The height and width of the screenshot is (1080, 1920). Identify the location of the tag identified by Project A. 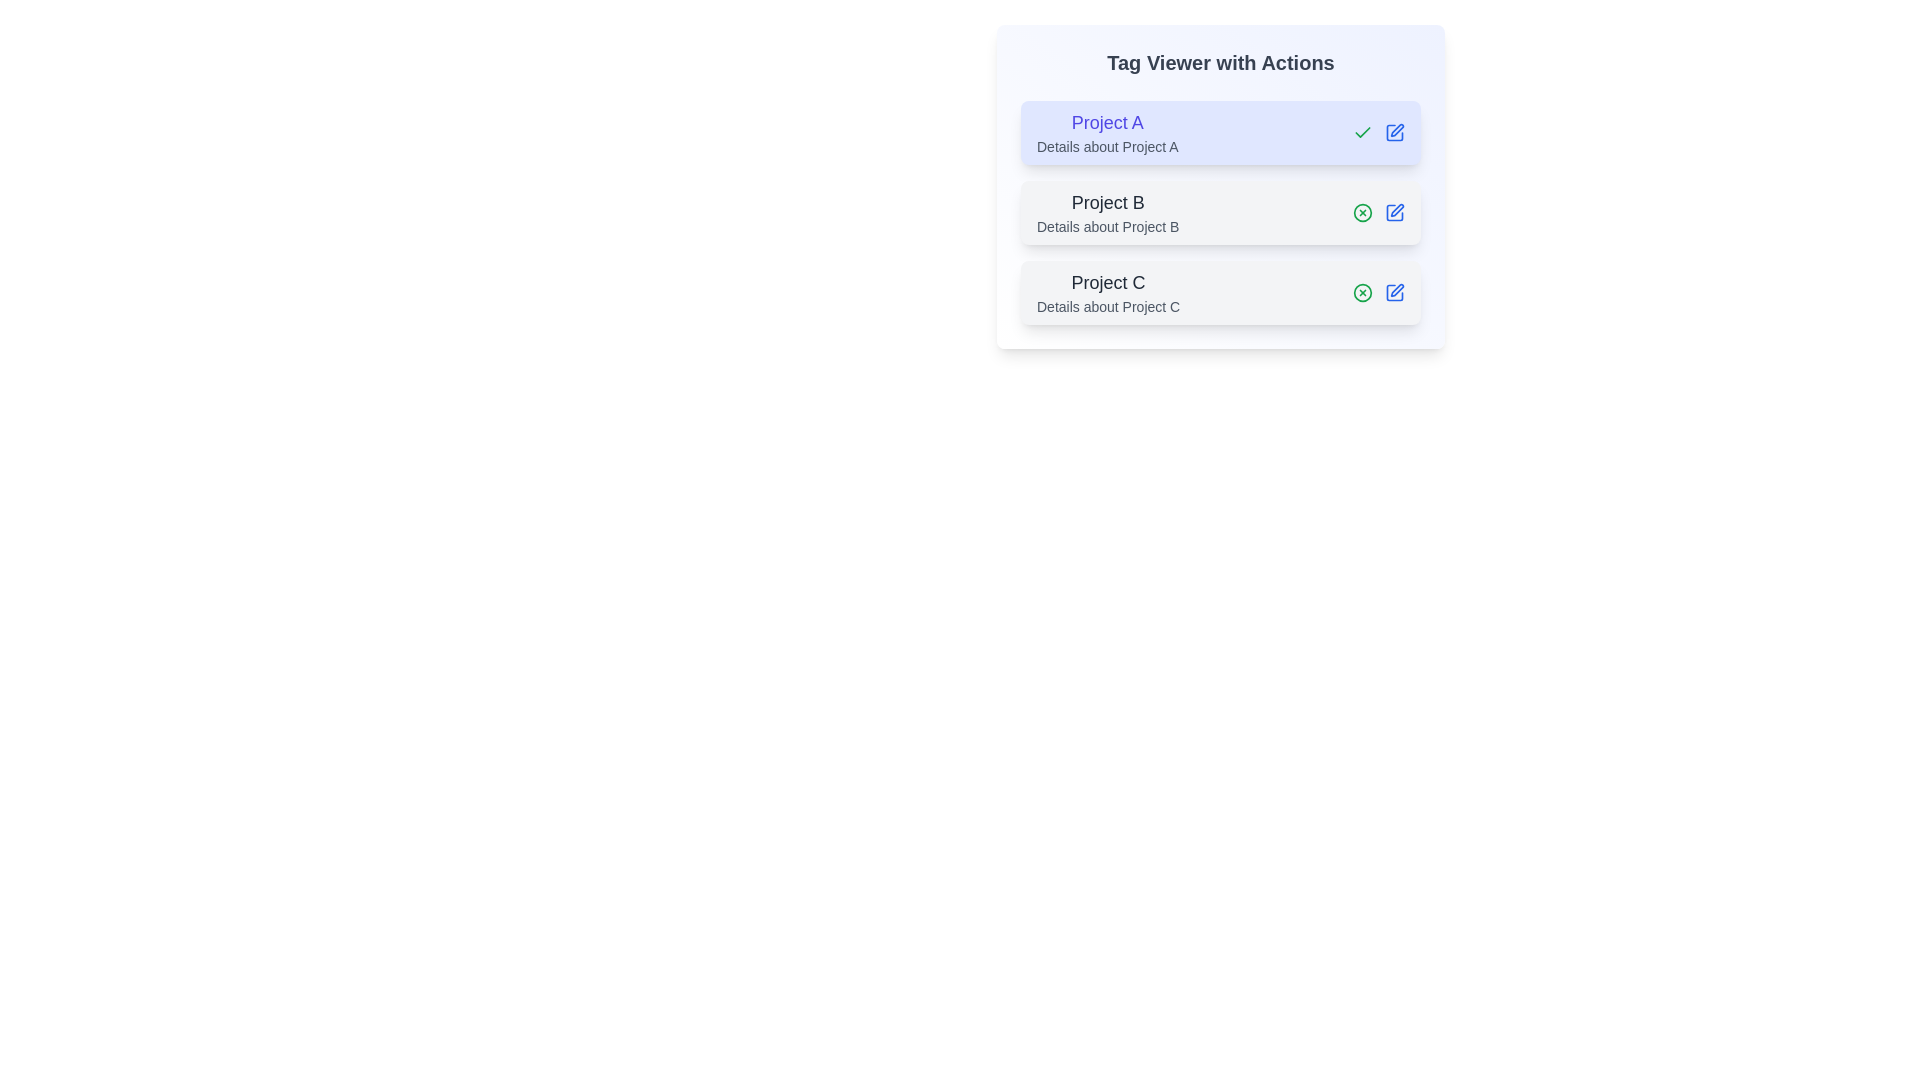
(1362, 132).